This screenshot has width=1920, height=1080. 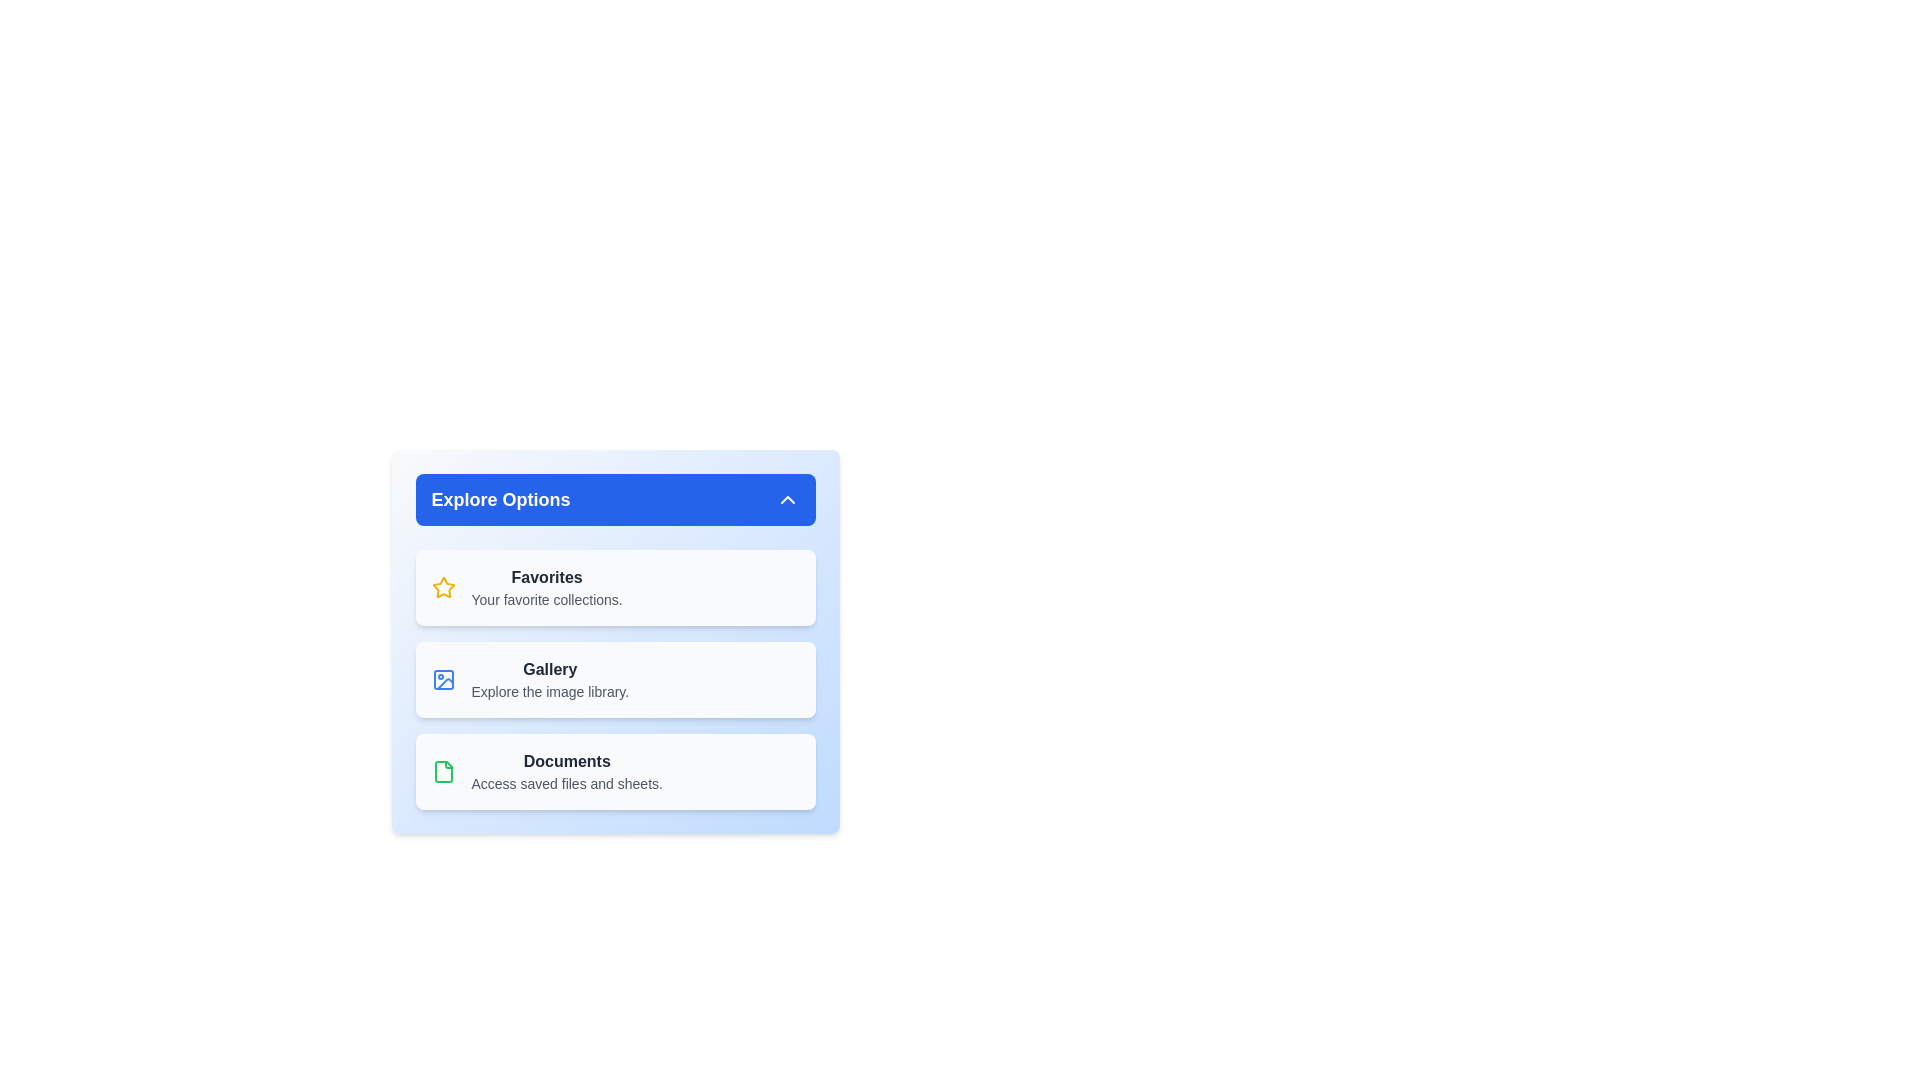 I want to click on the 'Favorites' text label which displays the text 'Favorites' in bold and 'Your favorite collections.' in a smaller font, located in the middle section of the second card under the 'Explore Options' heading, so click(x=547, y=586).